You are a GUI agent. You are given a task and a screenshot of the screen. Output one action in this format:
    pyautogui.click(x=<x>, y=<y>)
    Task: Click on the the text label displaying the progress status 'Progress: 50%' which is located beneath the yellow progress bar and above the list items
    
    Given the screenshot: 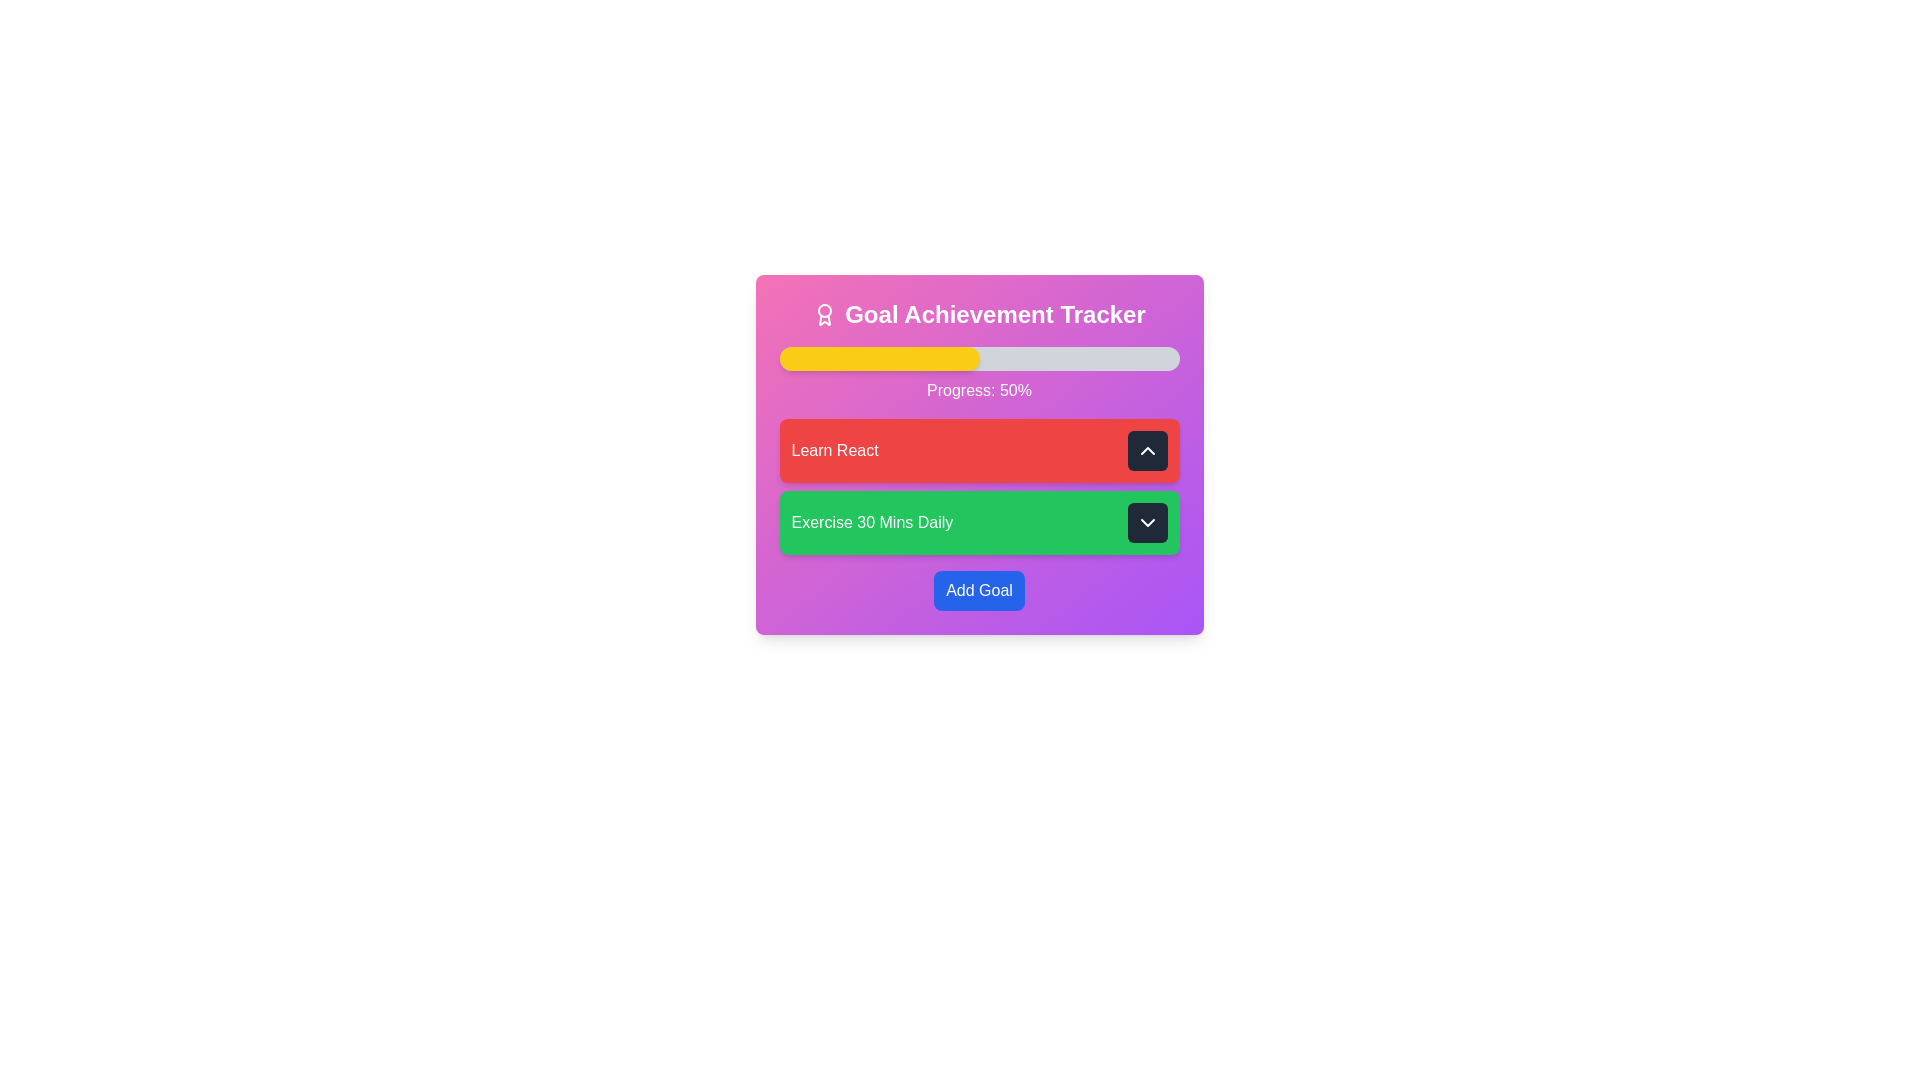 What is the action you would take?
    pyautogui.click(x=979, y=390)
    